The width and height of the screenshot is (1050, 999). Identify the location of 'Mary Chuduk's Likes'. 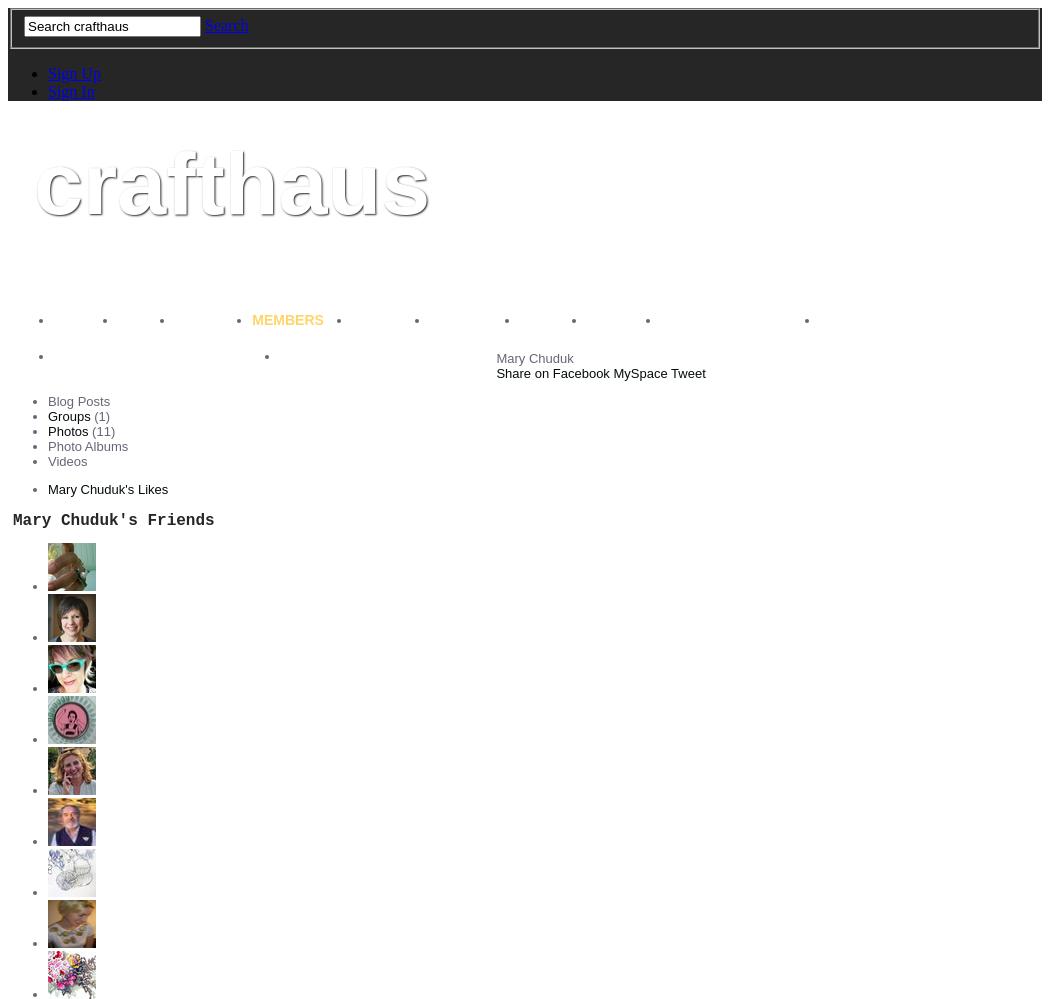
(108, 488).